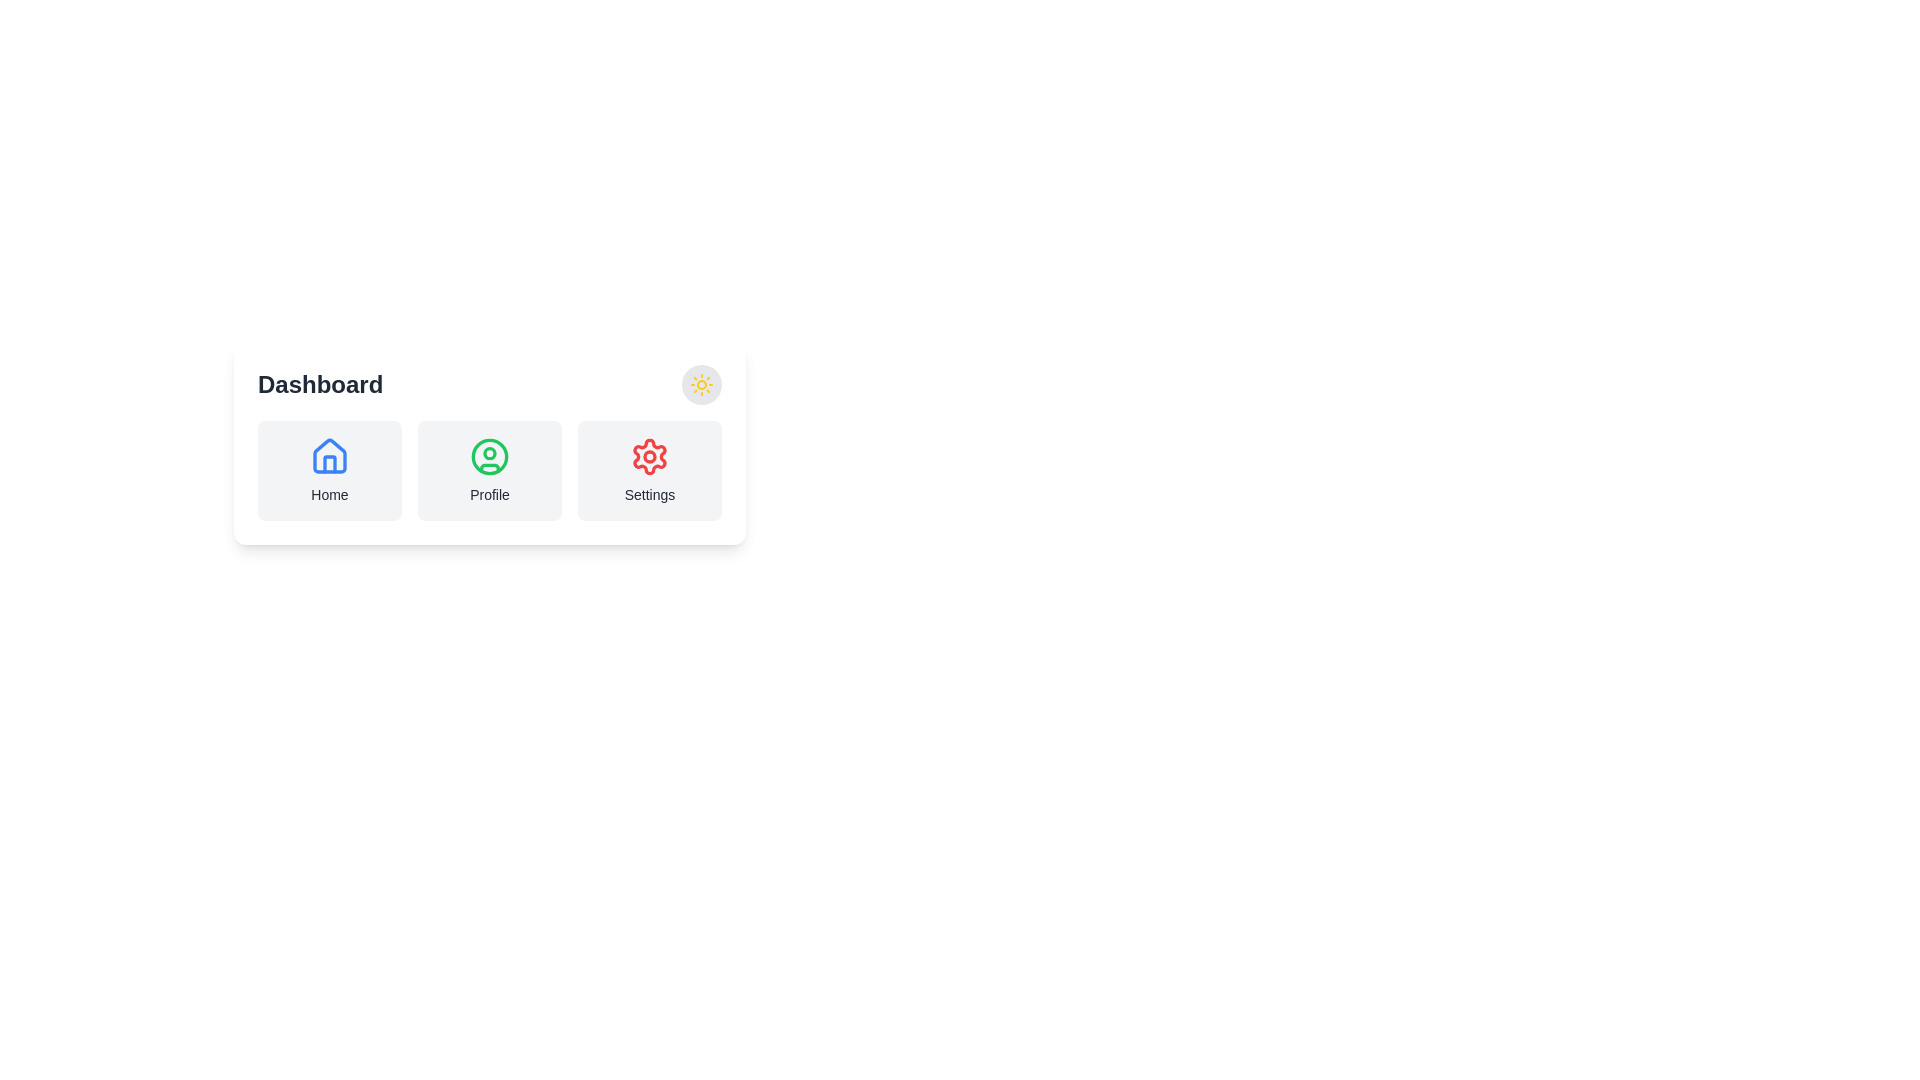  Describe the element at coordinates (649, 456) in the screenshot. I see `the prominent red cogwheel icon button located in the 'Settings' section` at that location.